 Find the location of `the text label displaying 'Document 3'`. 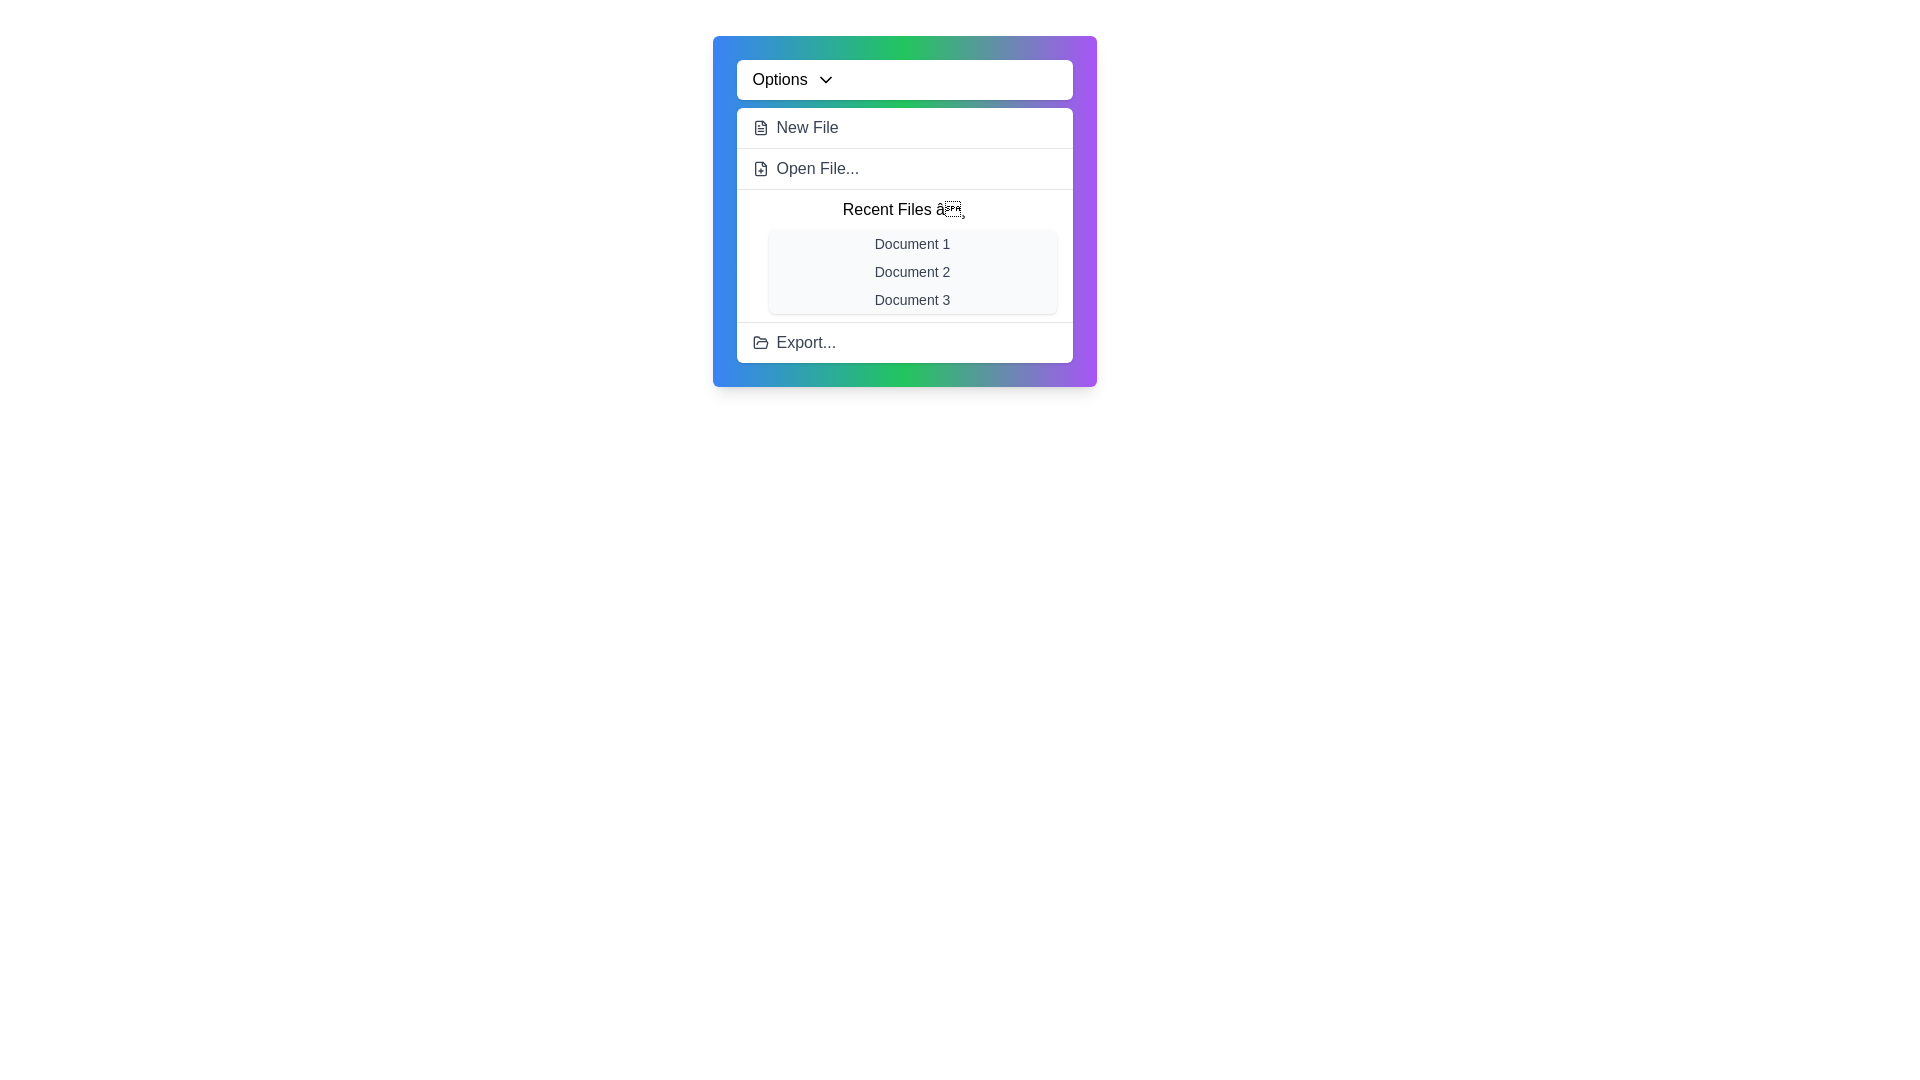

the text label displaying 'Document 3' is located at coordinates (911, 300).